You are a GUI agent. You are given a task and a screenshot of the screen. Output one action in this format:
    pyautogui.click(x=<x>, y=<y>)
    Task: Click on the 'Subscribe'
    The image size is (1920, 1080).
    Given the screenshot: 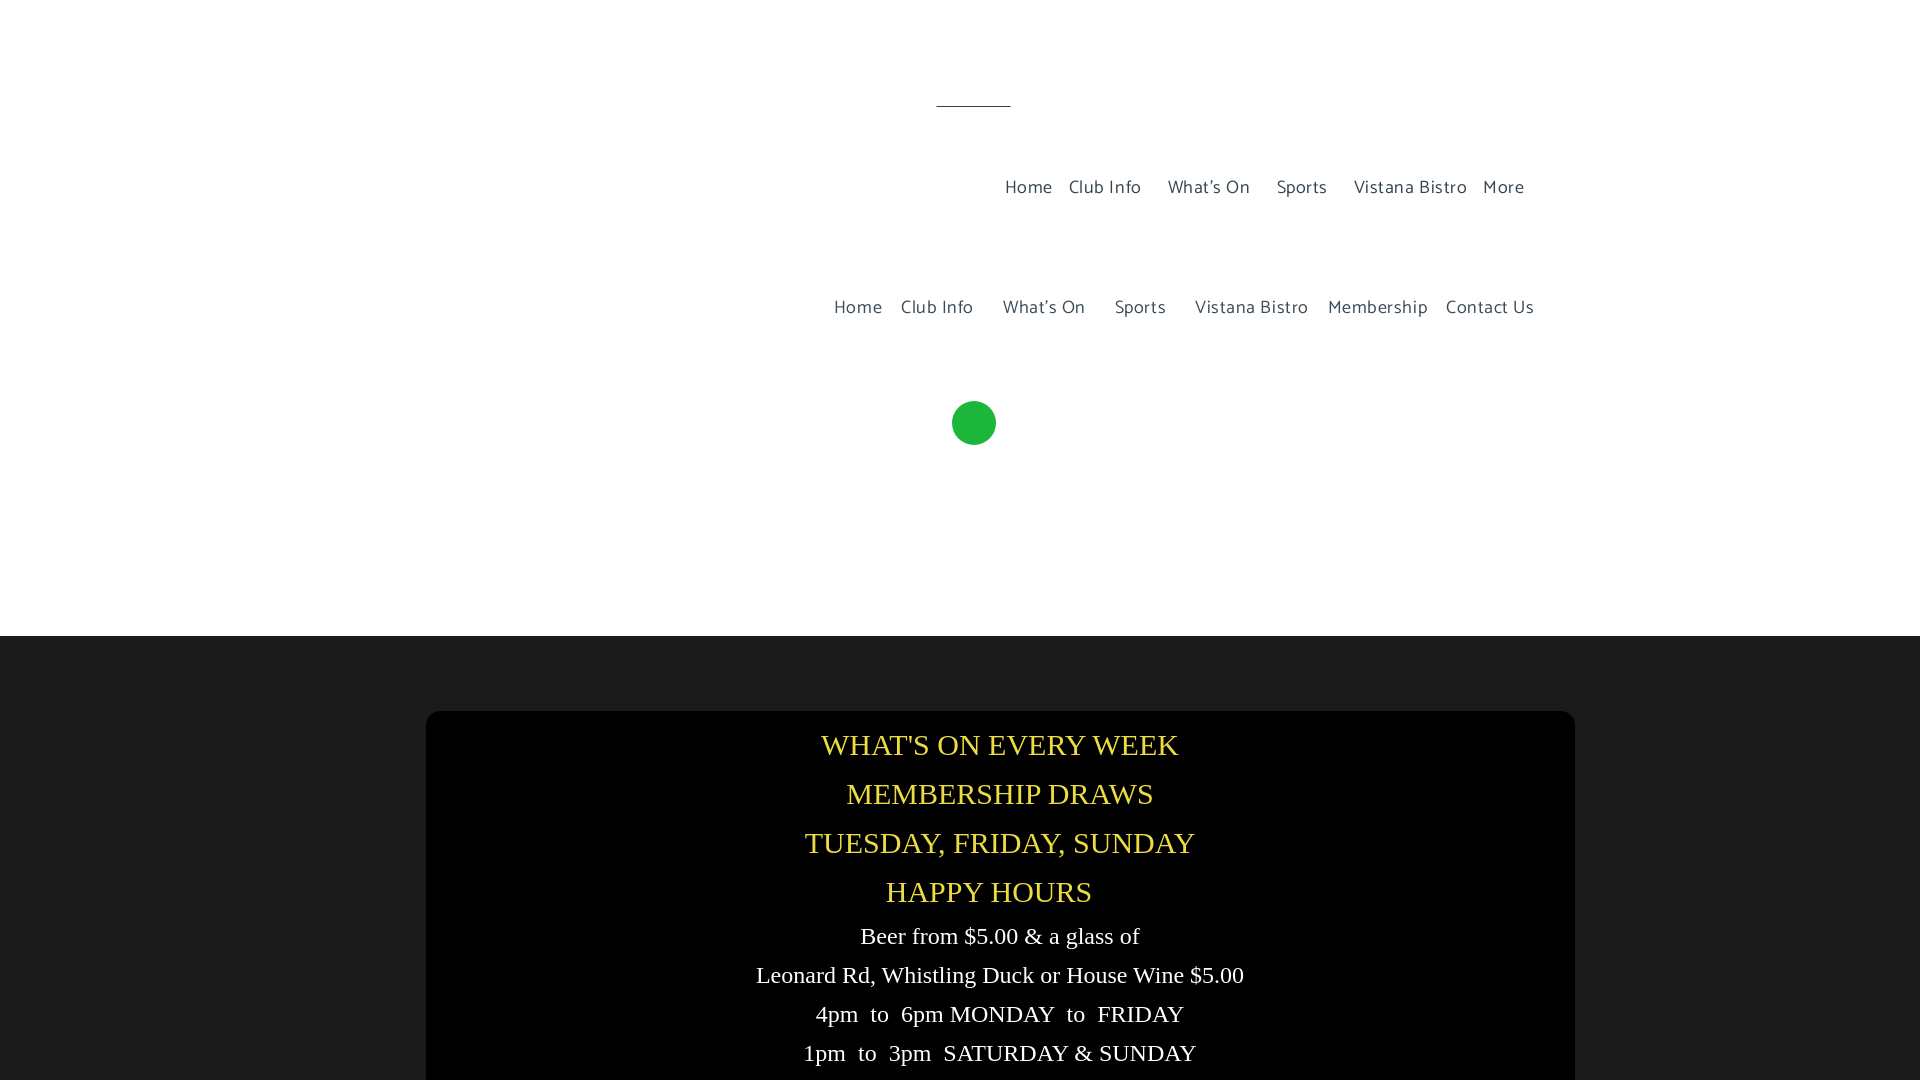 What is the action you would take?
    pyautogui.click(x=974, y=100)
    